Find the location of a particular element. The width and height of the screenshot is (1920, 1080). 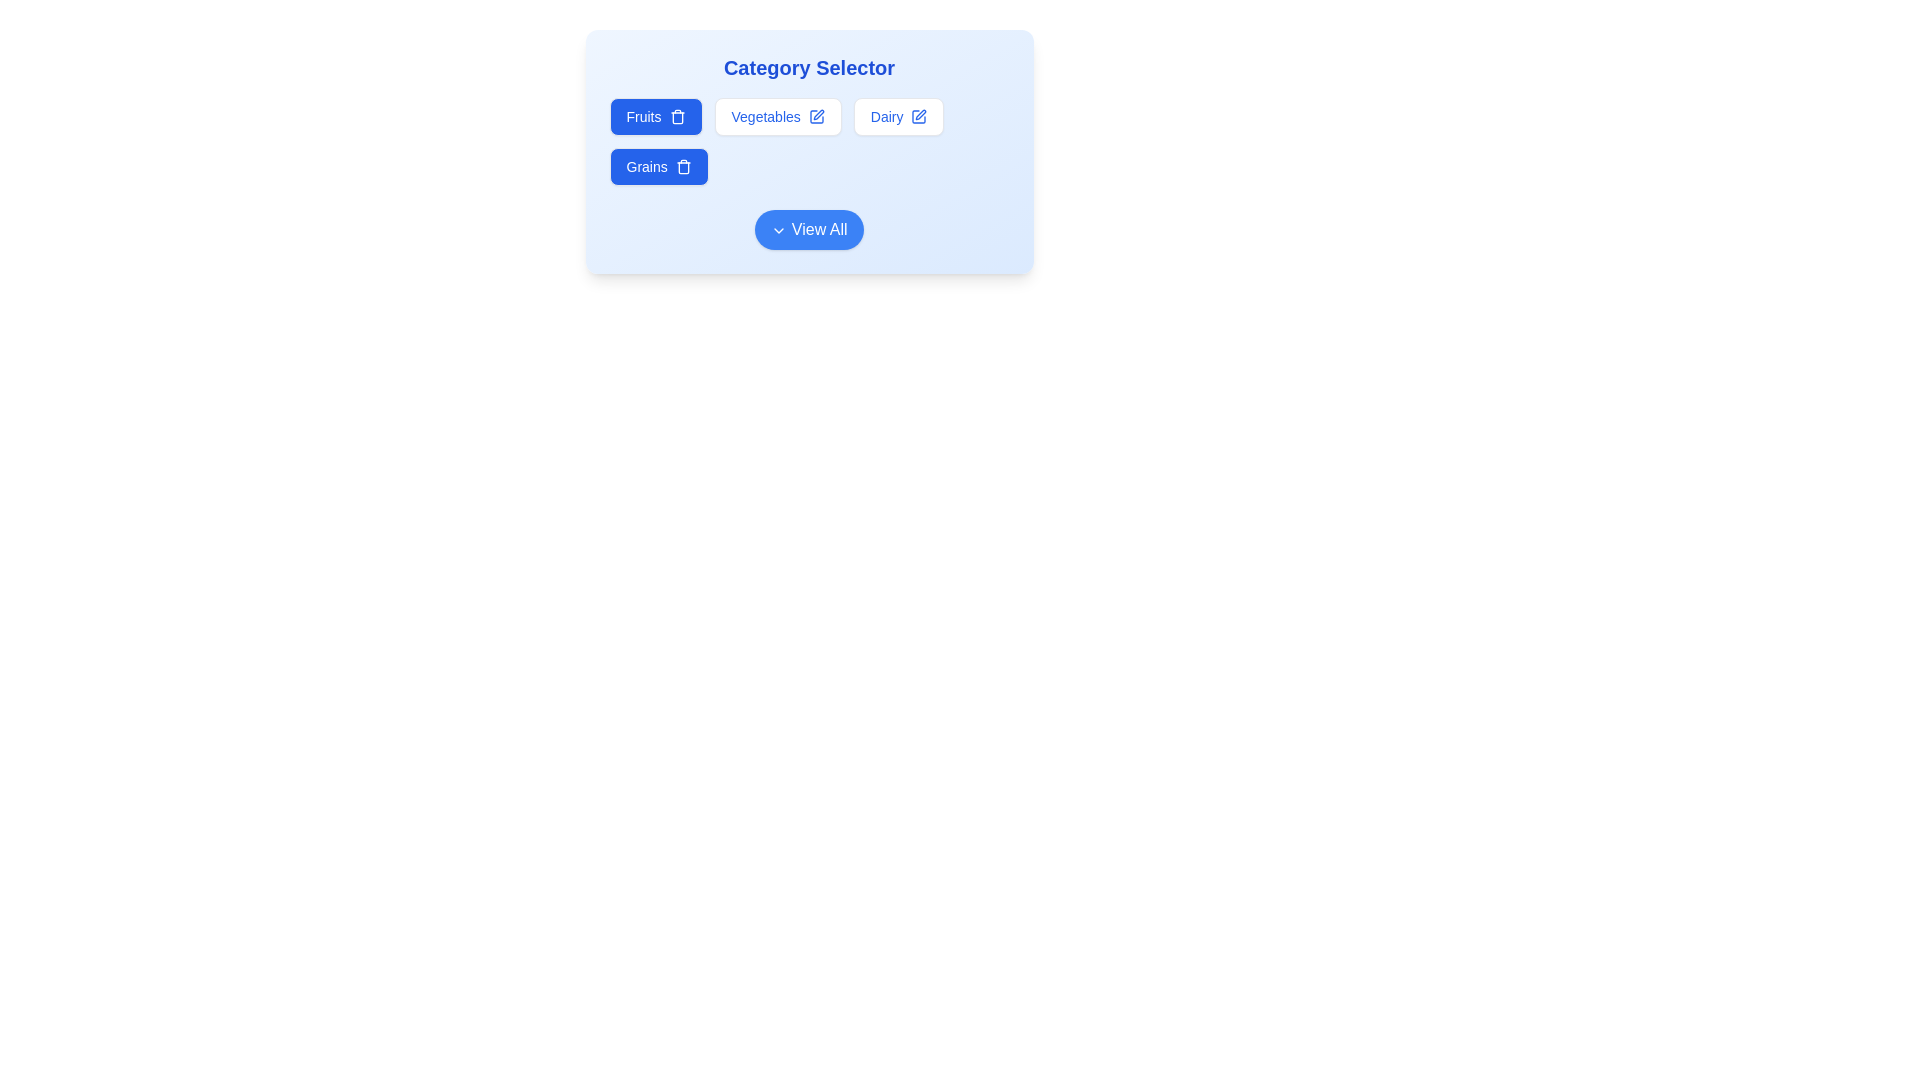

edit icon associated with the category Vegetables to select it is located at coordinates (816, 116).